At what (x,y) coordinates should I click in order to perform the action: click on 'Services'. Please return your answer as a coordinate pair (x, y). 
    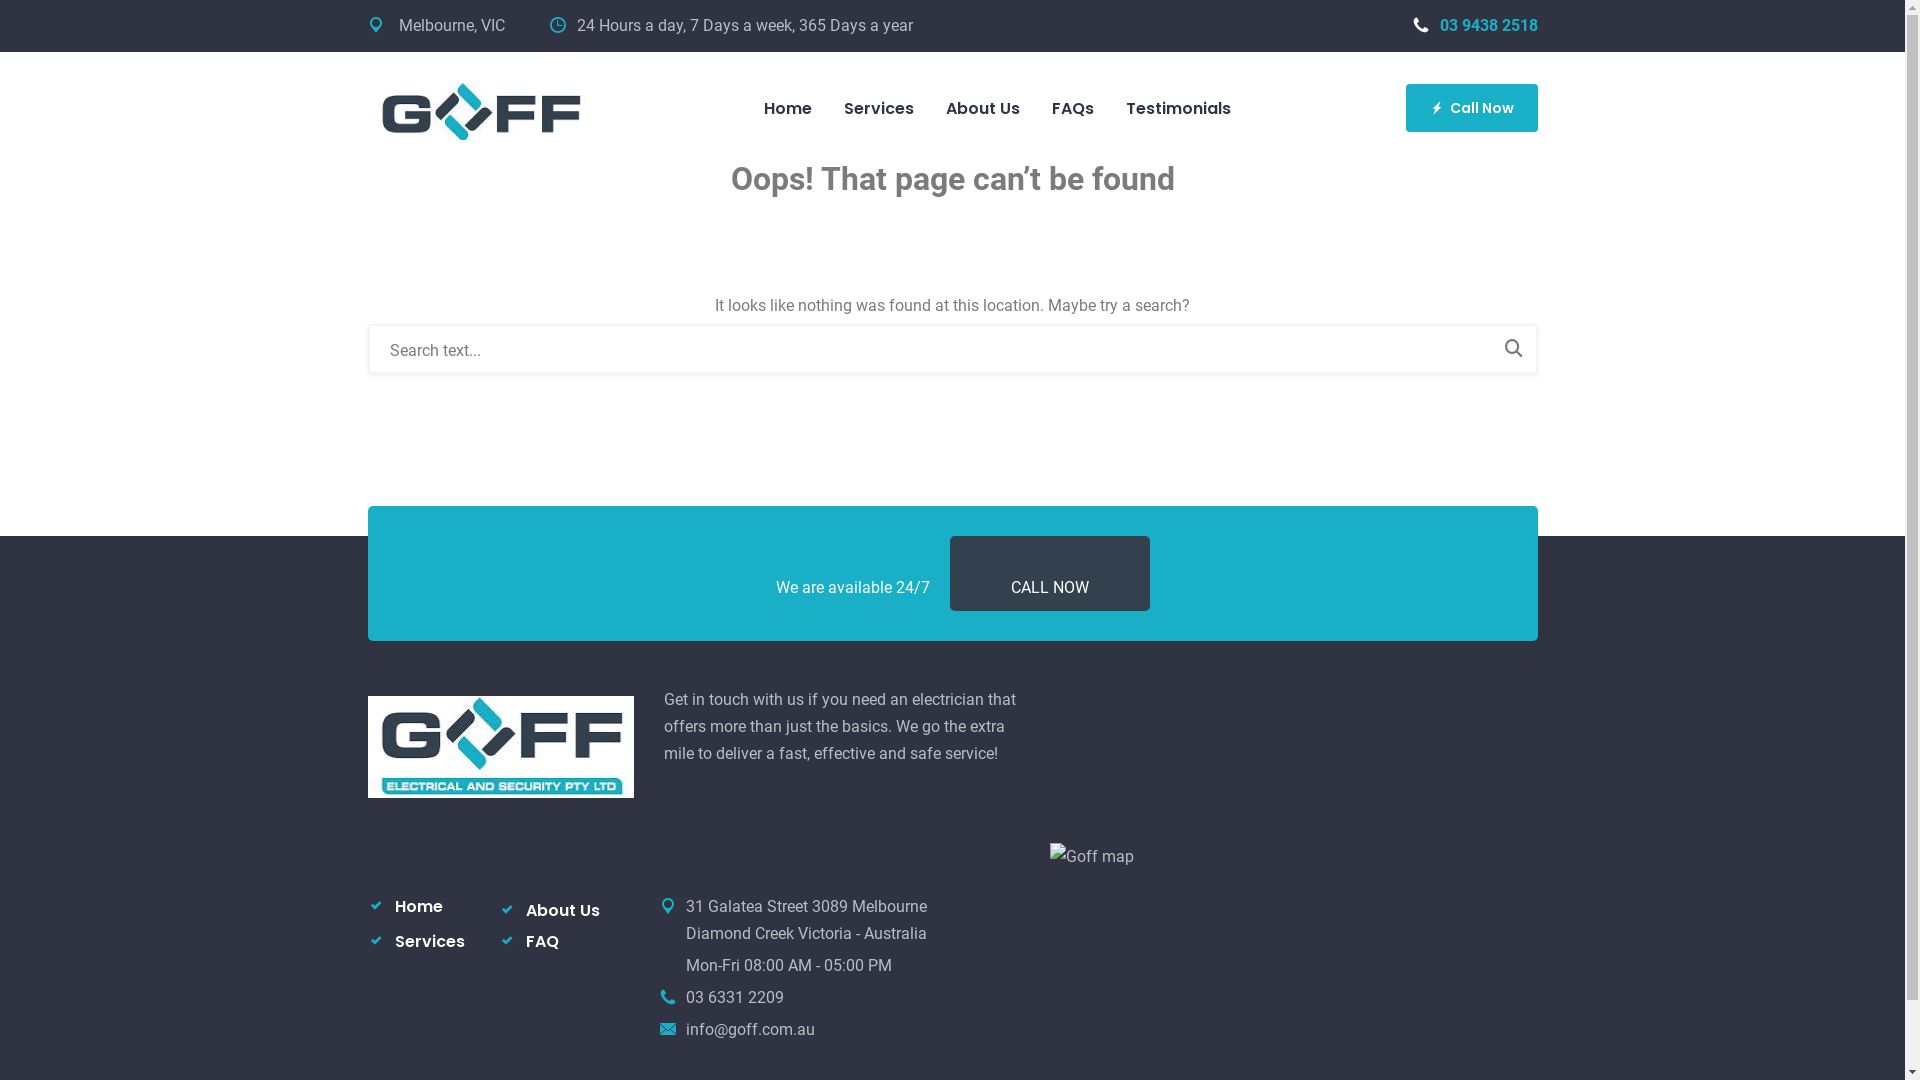
    Looking at the image, I should click on (427, 941).